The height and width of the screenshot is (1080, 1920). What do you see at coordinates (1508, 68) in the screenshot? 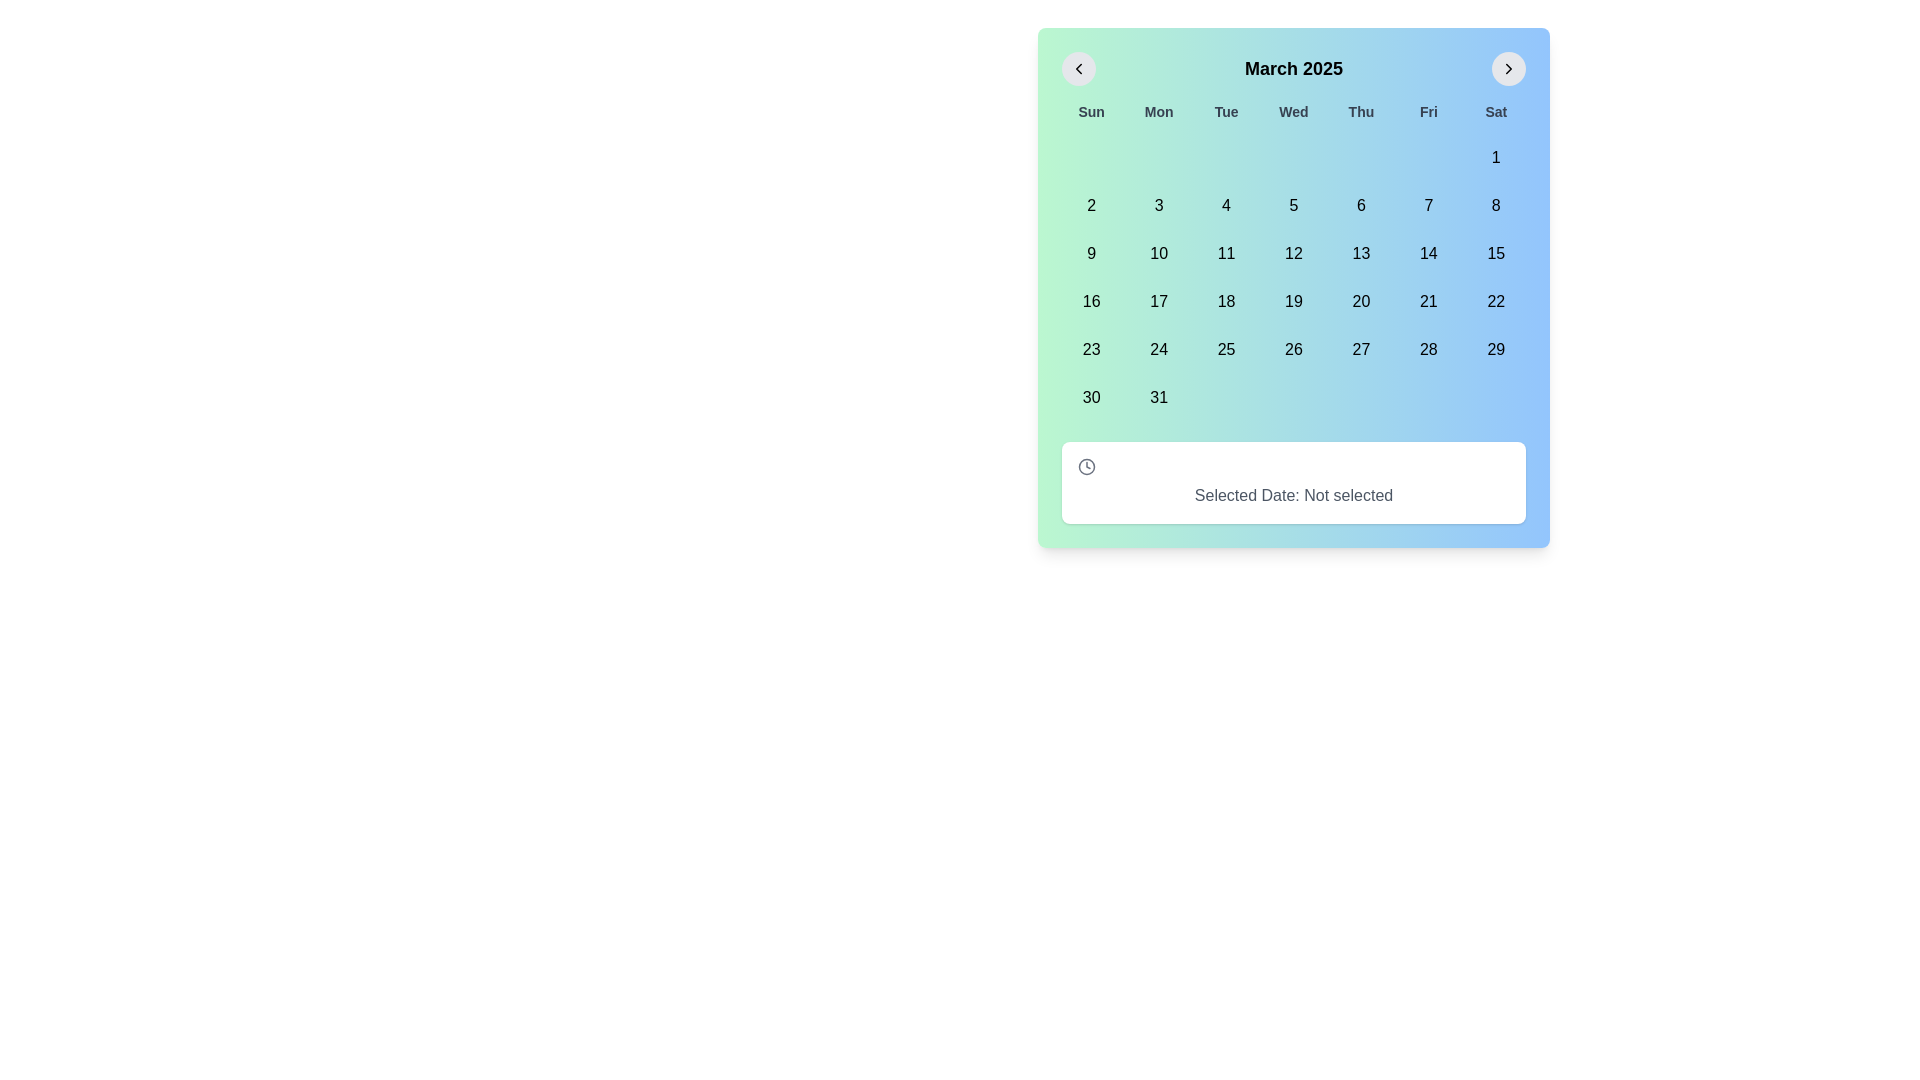
I see `the right-facing Chevron icon button located in the top-right corner of the calendar interface, adjacent to the title 'March 2025', to enable navigation to the next month or year` at bounding box center [1508, 68].